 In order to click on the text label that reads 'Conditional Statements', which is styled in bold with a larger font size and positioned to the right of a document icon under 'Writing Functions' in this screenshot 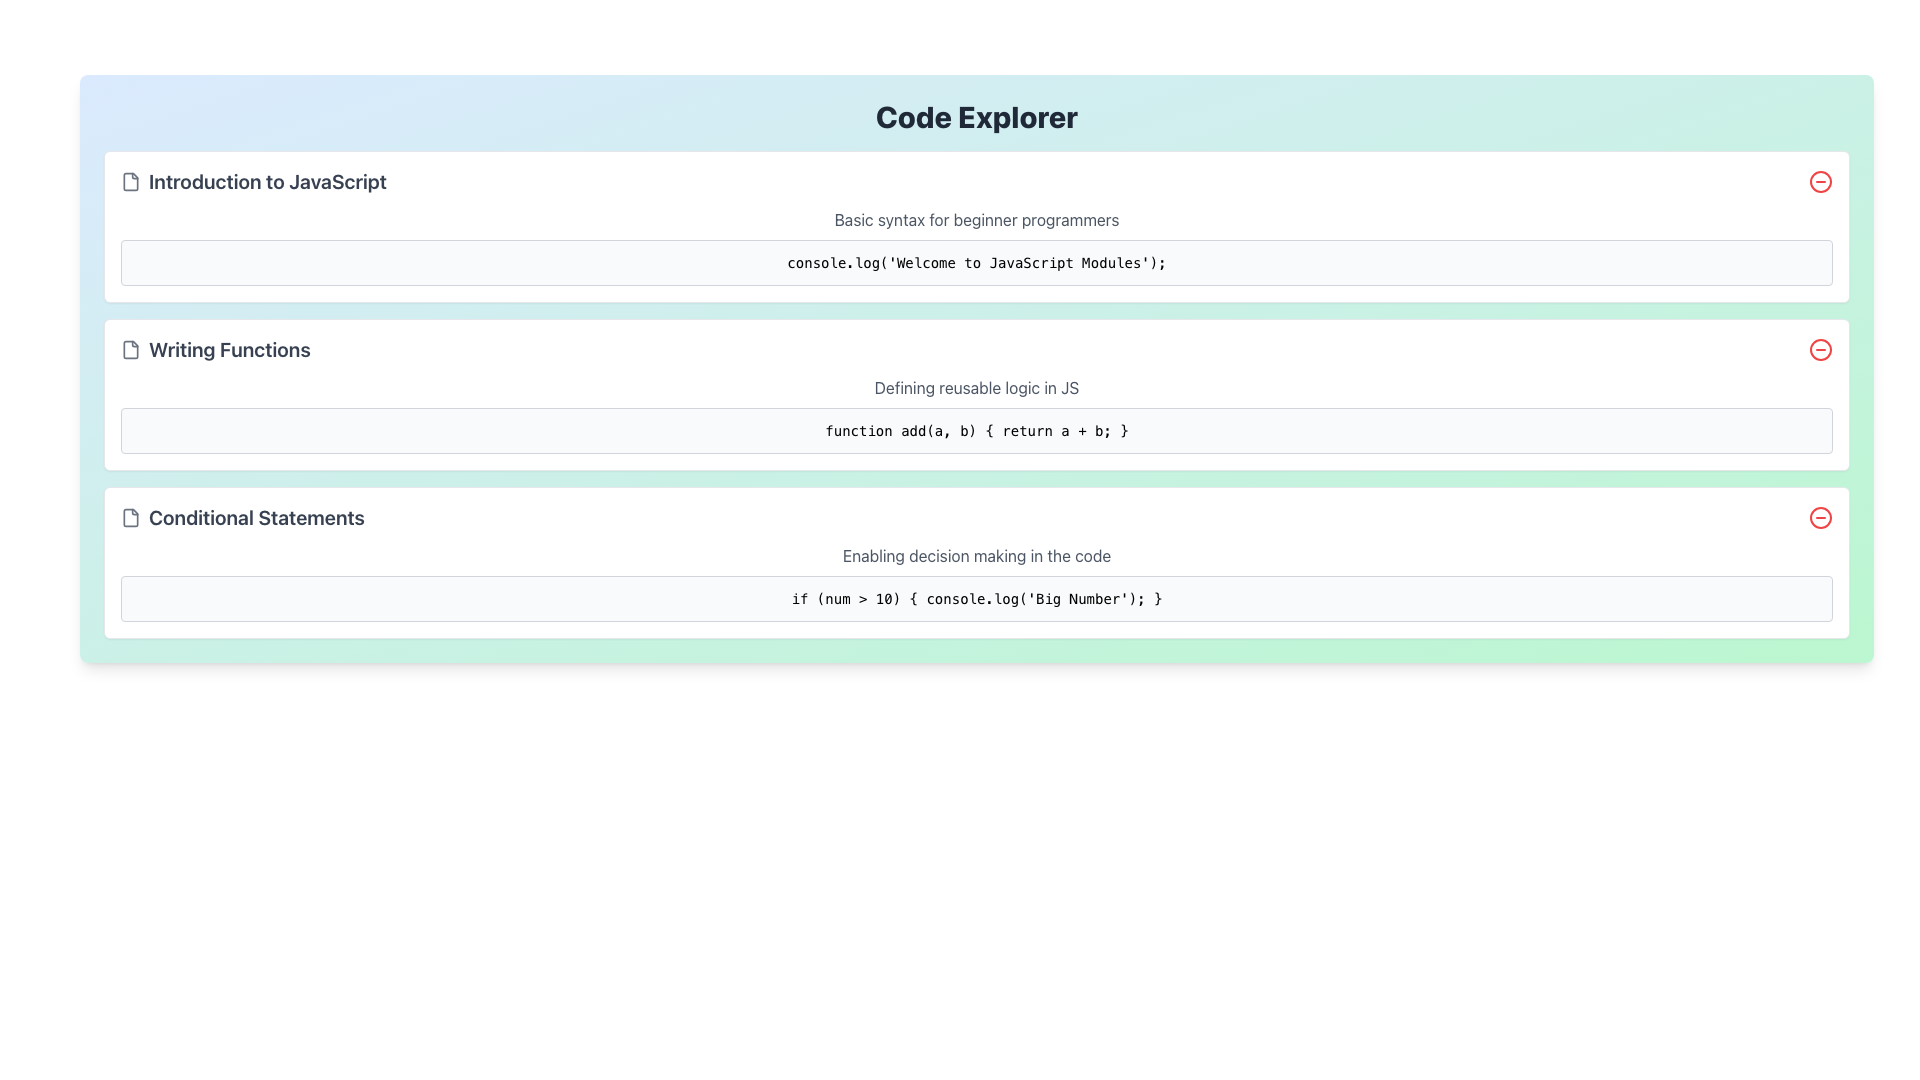, I will do `click(255, 516)`.